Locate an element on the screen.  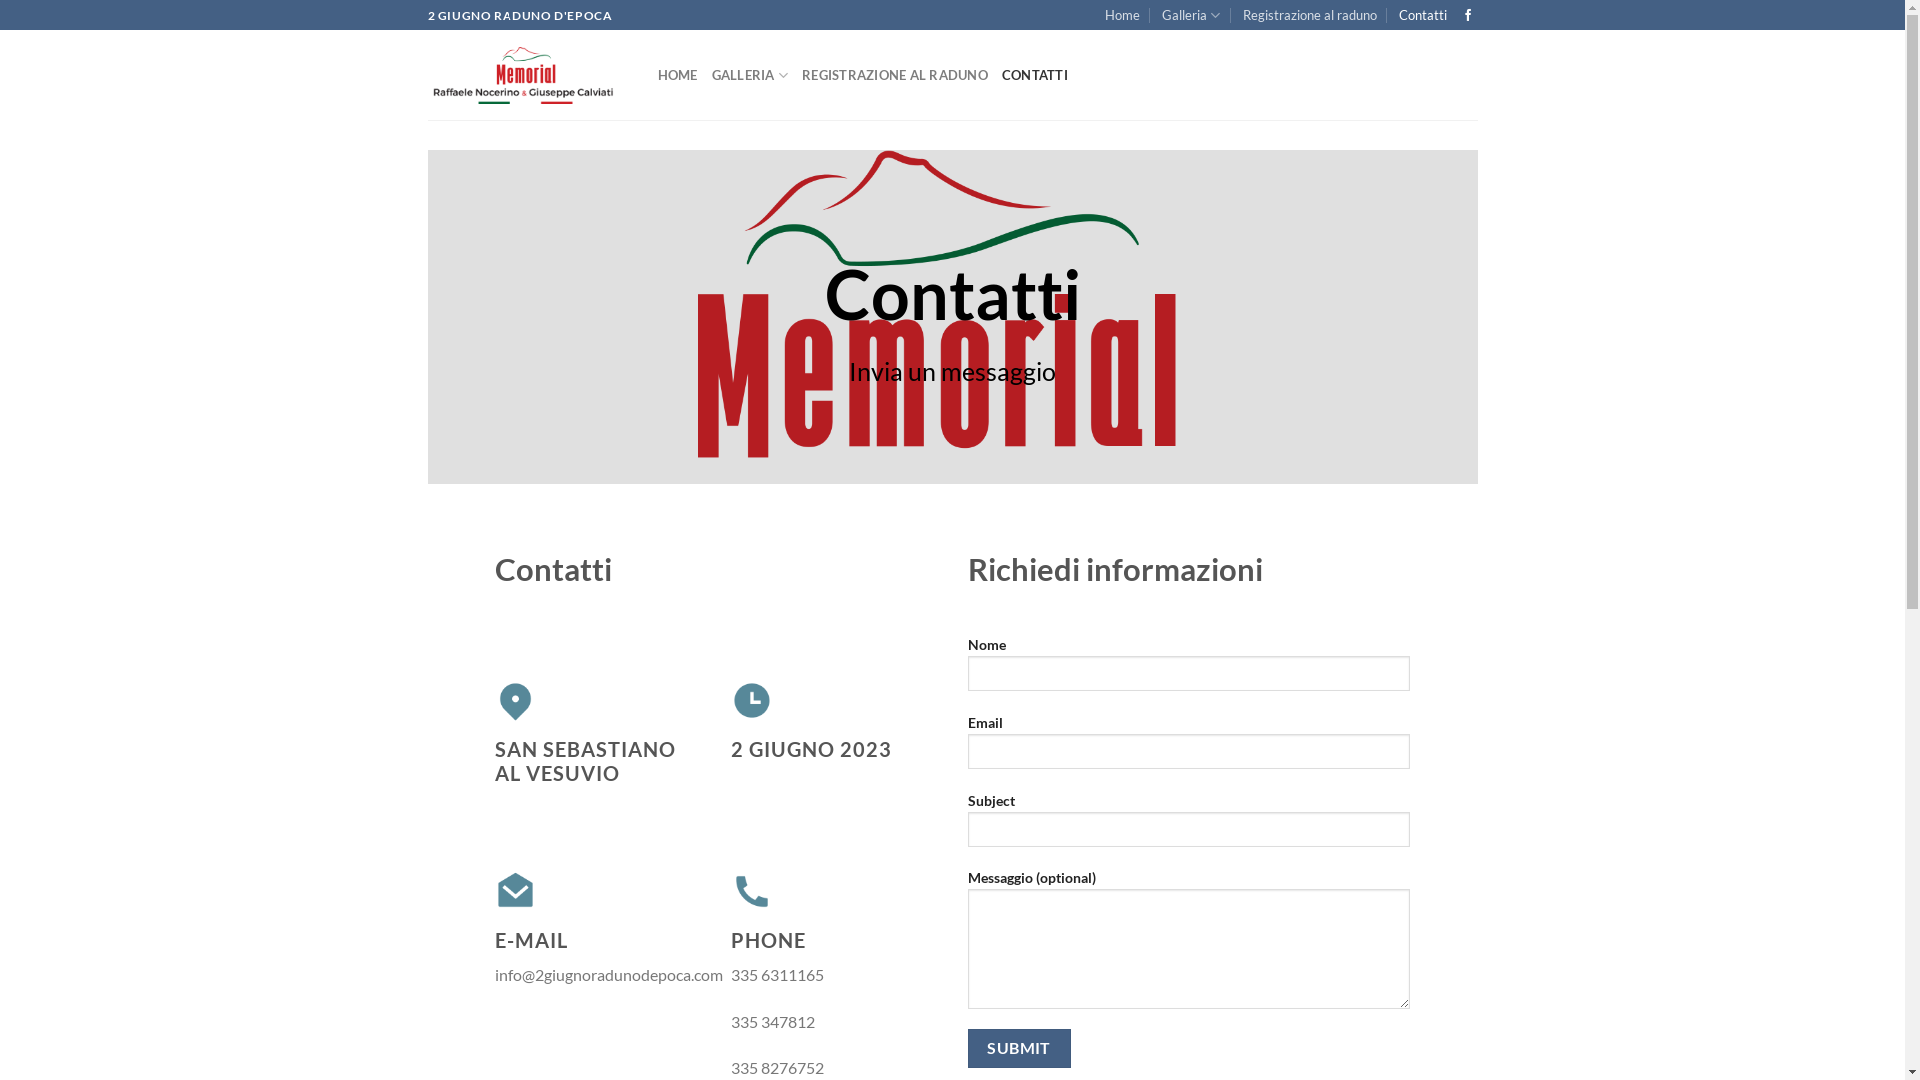
'Seguici su Facebook' is located at coordinates (1462, 15).